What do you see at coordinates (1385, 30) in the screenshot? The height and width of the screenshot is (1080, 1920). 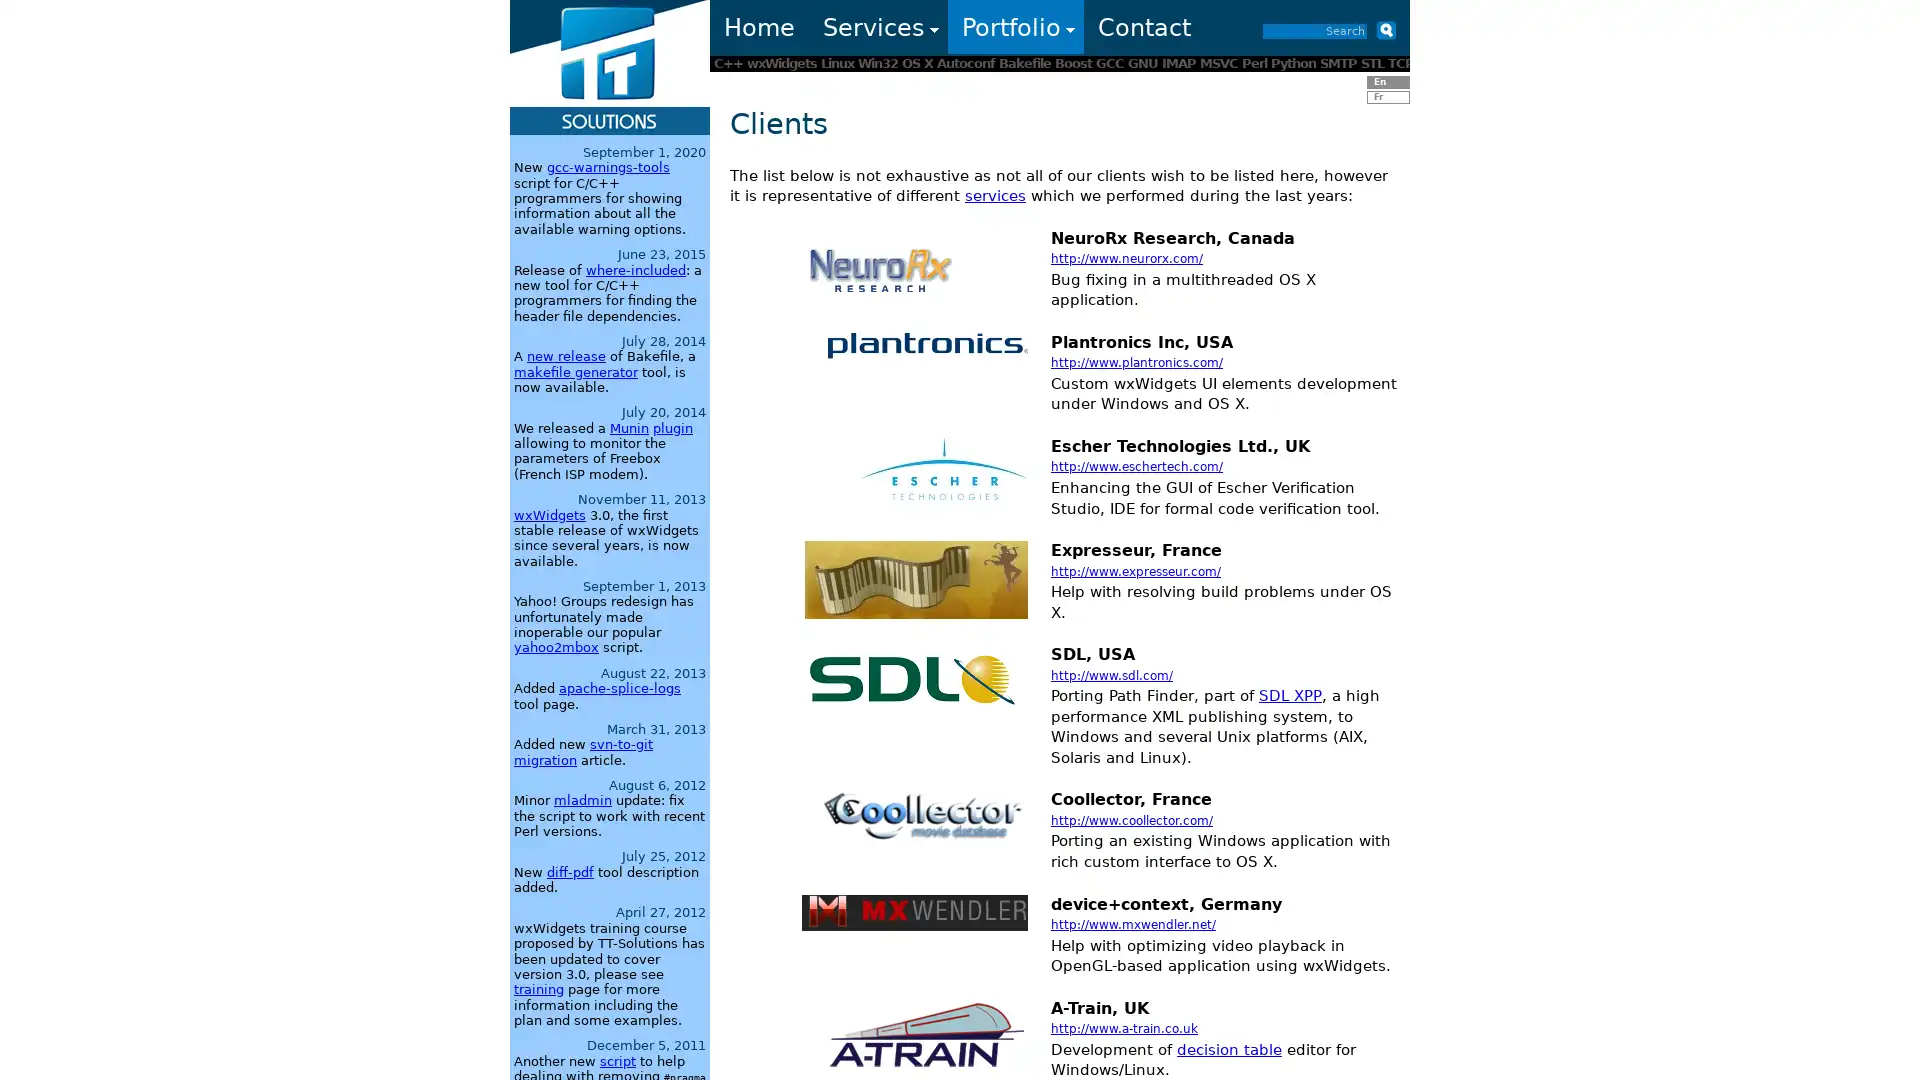 I see `Submit button` at bounding box center [1385, 30].